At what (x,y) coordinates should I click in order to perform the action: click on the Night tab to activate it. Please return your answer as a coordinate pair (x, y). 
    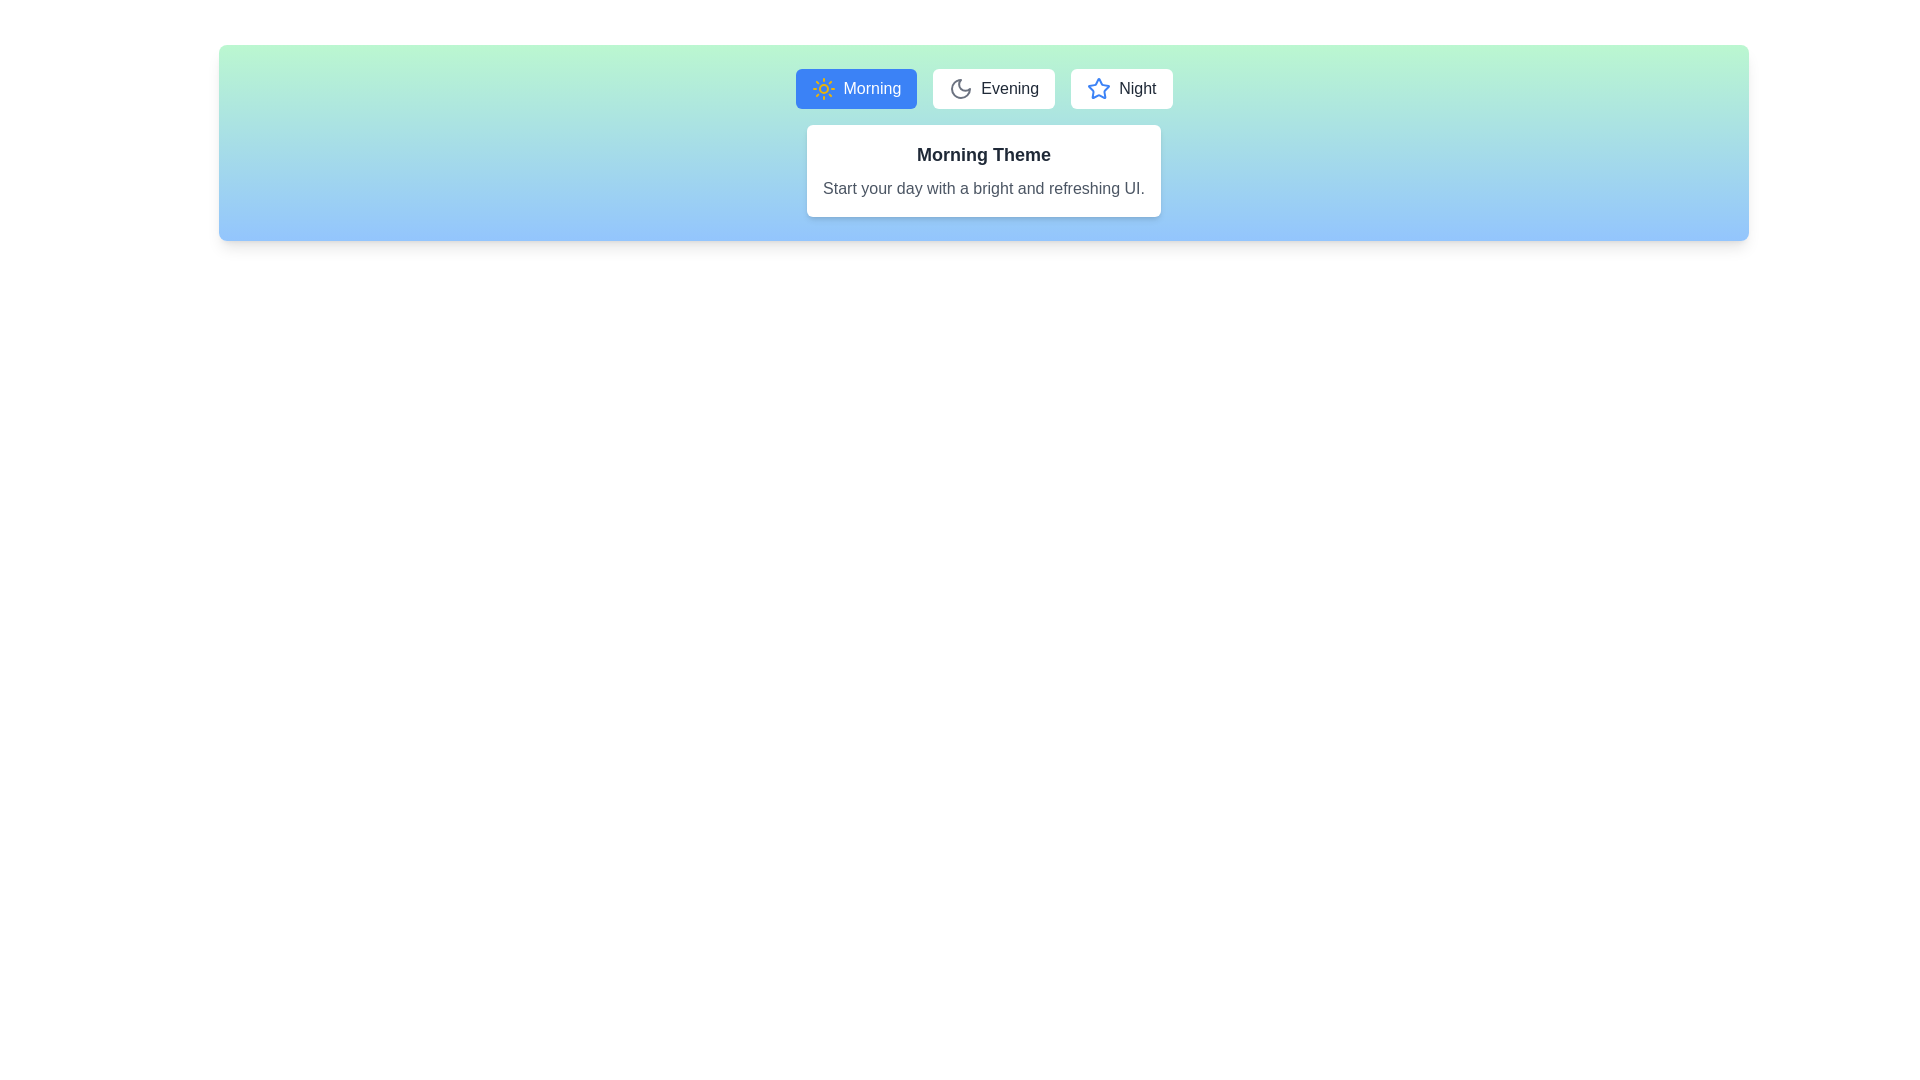
    Looking at the image, I should click on (1121, 87).